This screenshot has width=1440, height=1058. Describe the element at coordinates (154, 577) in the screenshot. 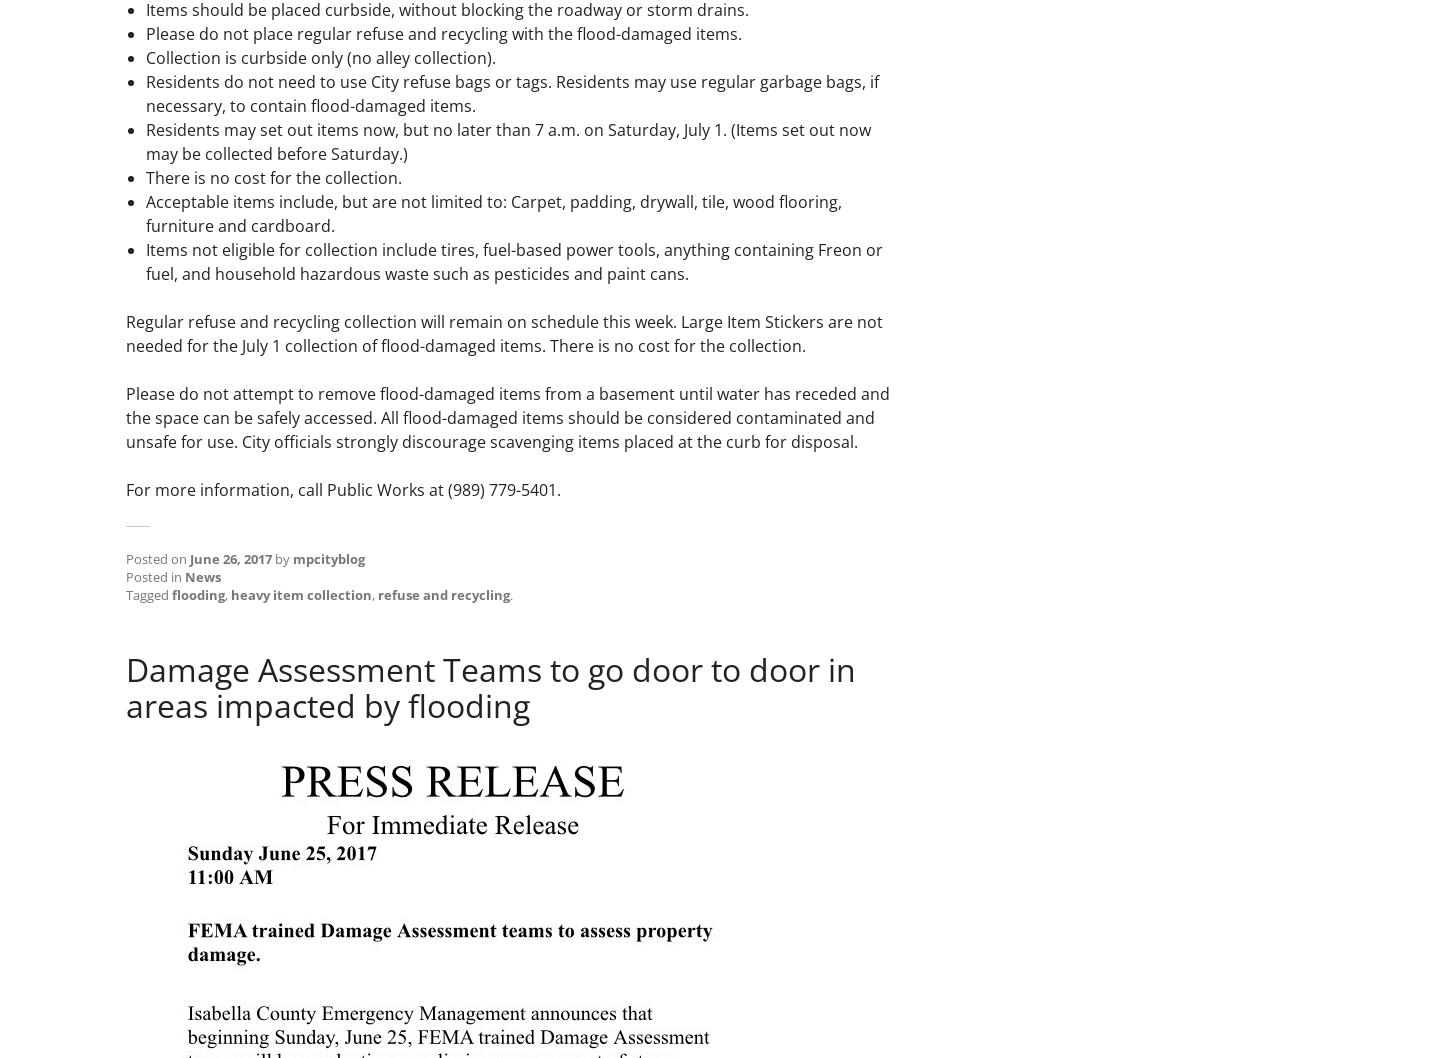

I see `'Posted in'` at that location.